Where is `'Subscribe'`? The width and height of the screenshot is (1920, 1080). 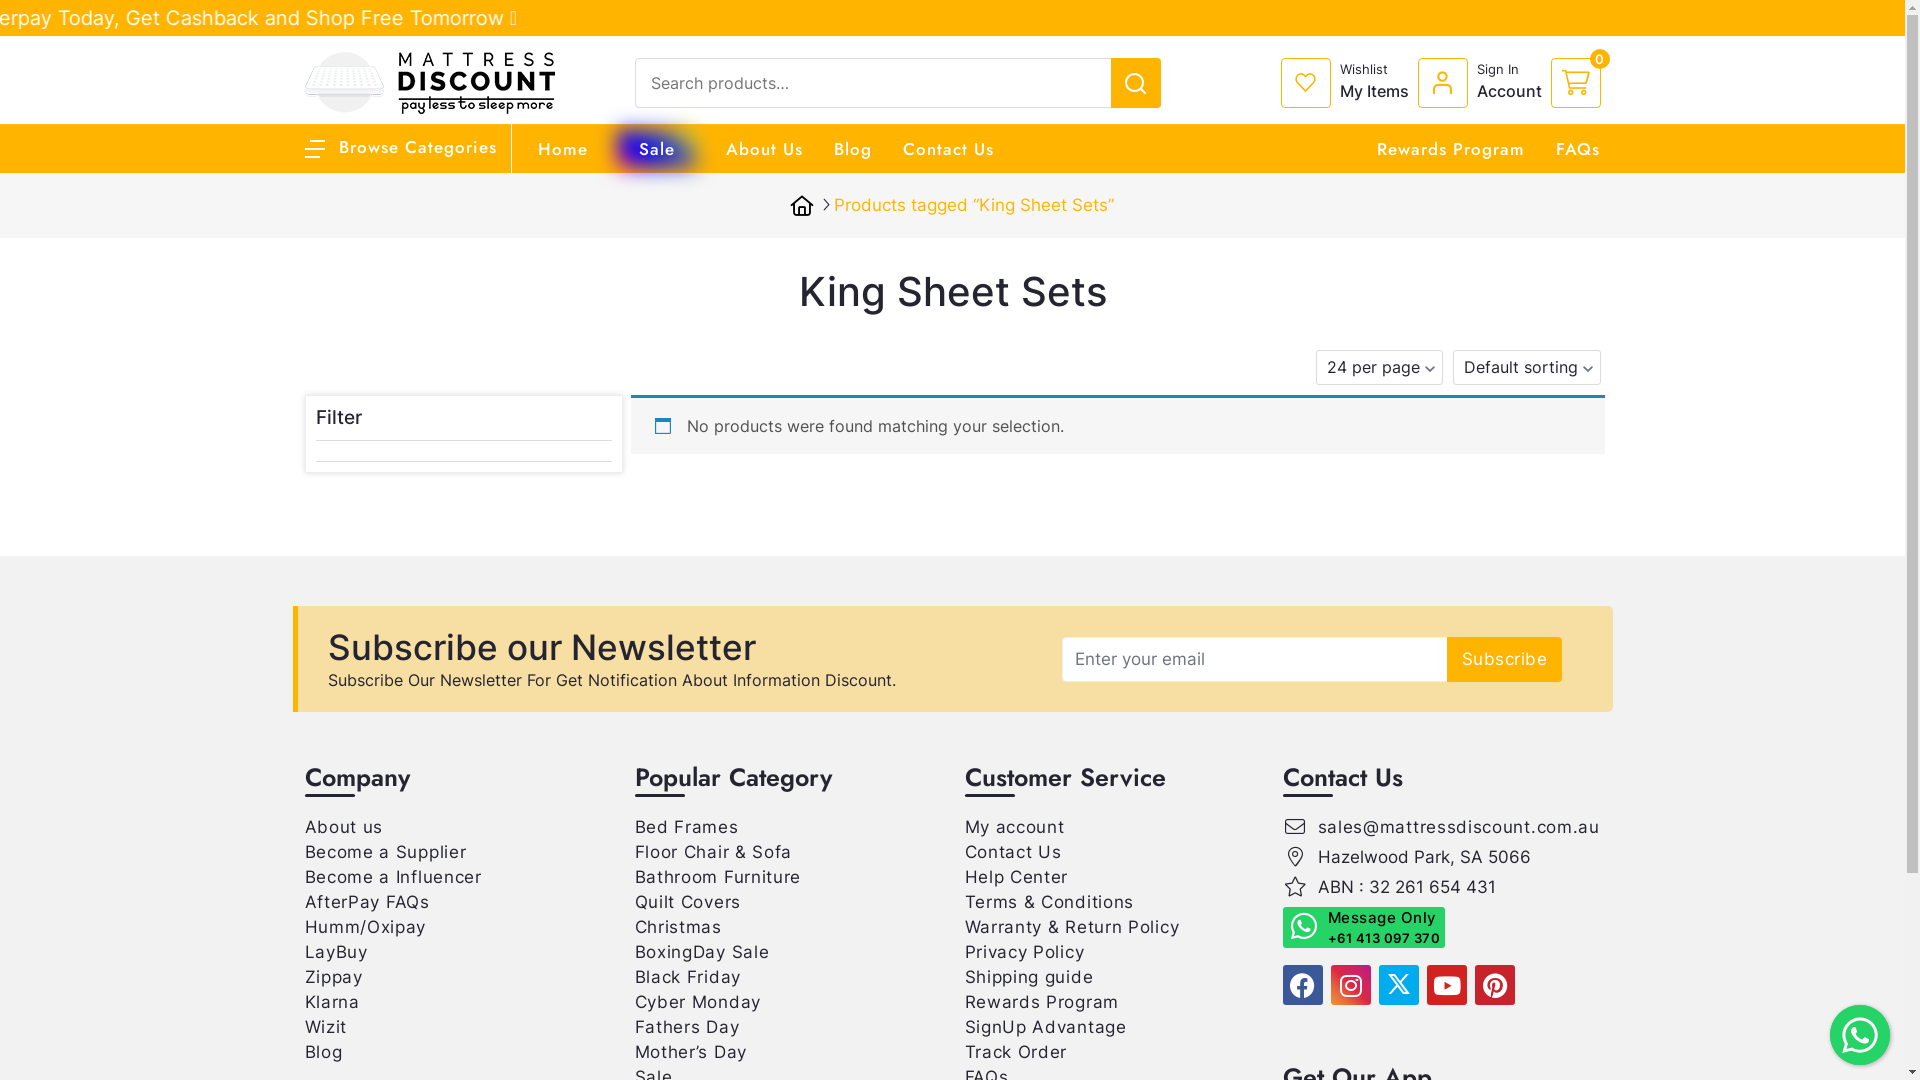 'Subscribe' is located at coordinates (1446, 658).